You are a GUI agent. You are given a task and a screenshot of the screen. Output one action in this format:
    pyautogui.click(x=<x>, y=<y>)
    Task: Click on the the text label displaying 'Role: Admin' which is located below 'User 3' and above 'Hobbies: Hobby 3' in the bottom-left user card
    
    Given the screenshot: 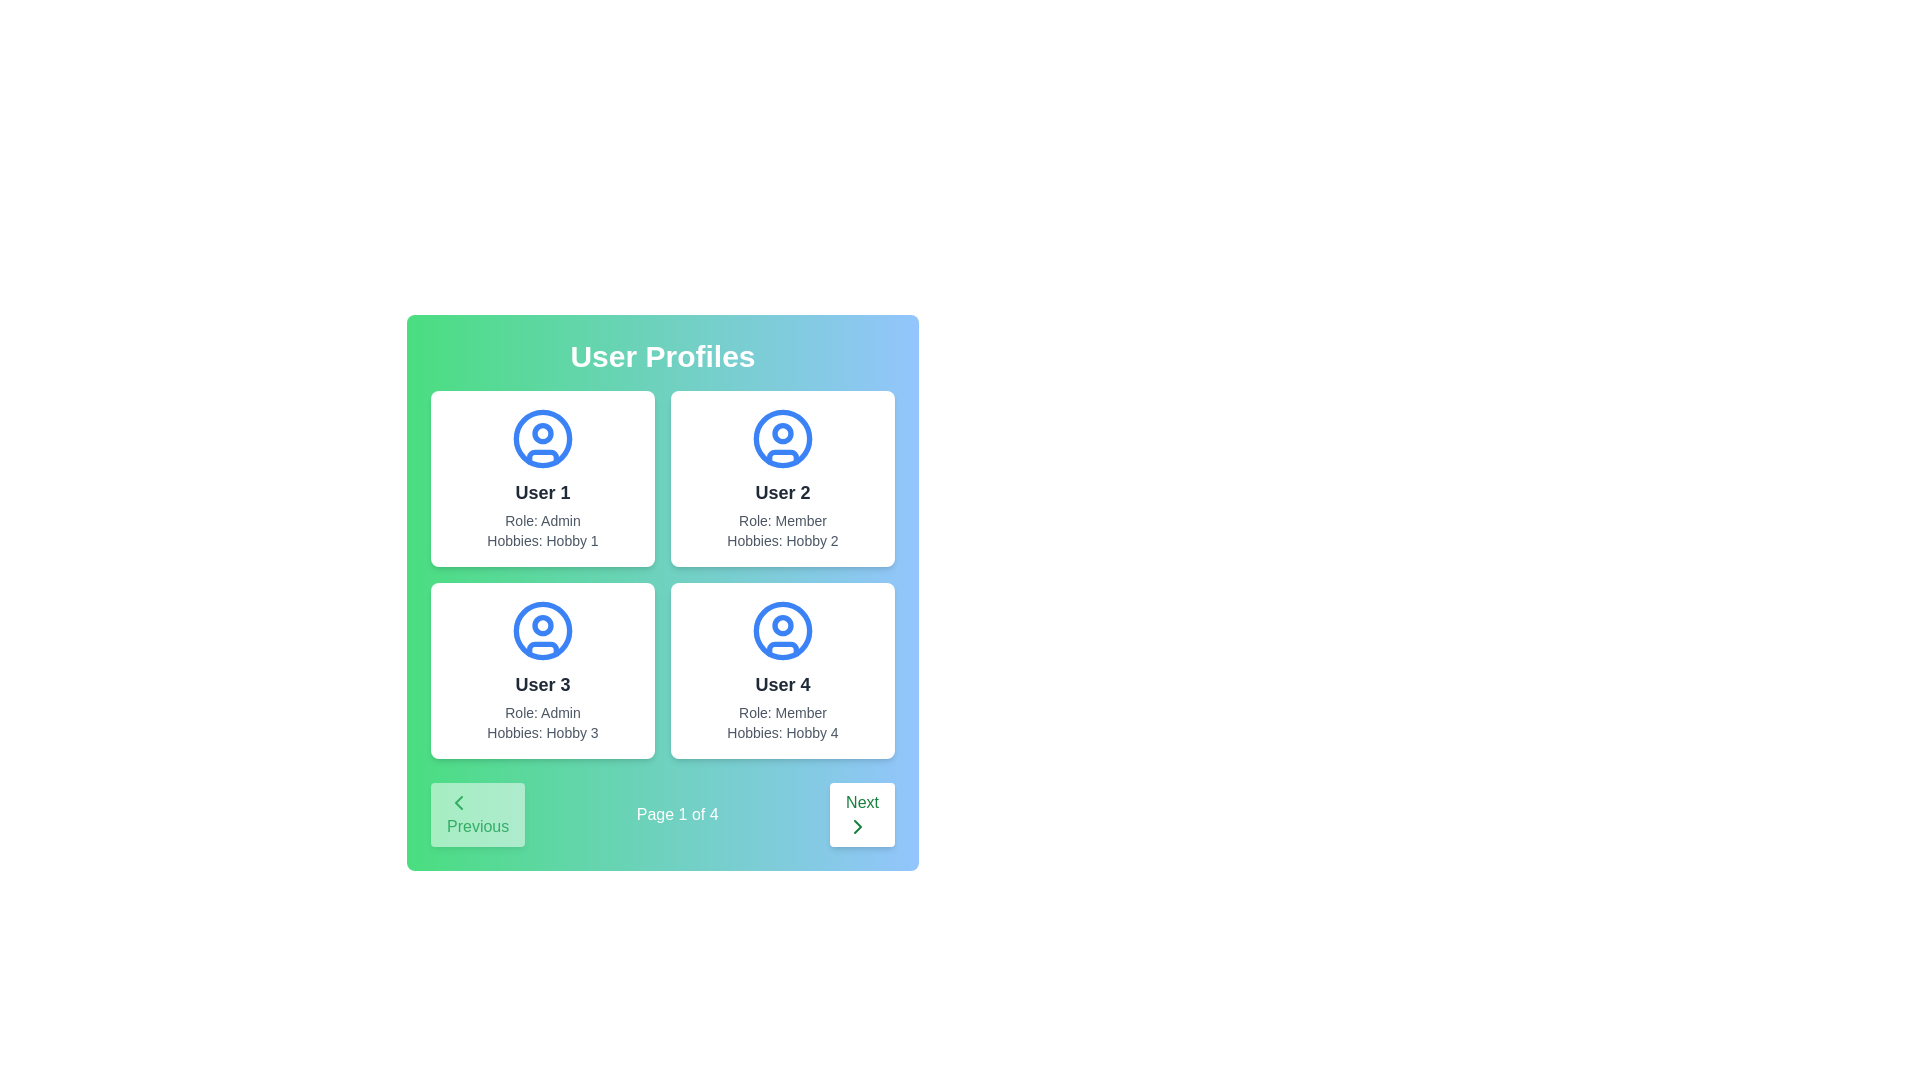 What is the action you would take?
    pyautogui.click(x=542, y=712)
    